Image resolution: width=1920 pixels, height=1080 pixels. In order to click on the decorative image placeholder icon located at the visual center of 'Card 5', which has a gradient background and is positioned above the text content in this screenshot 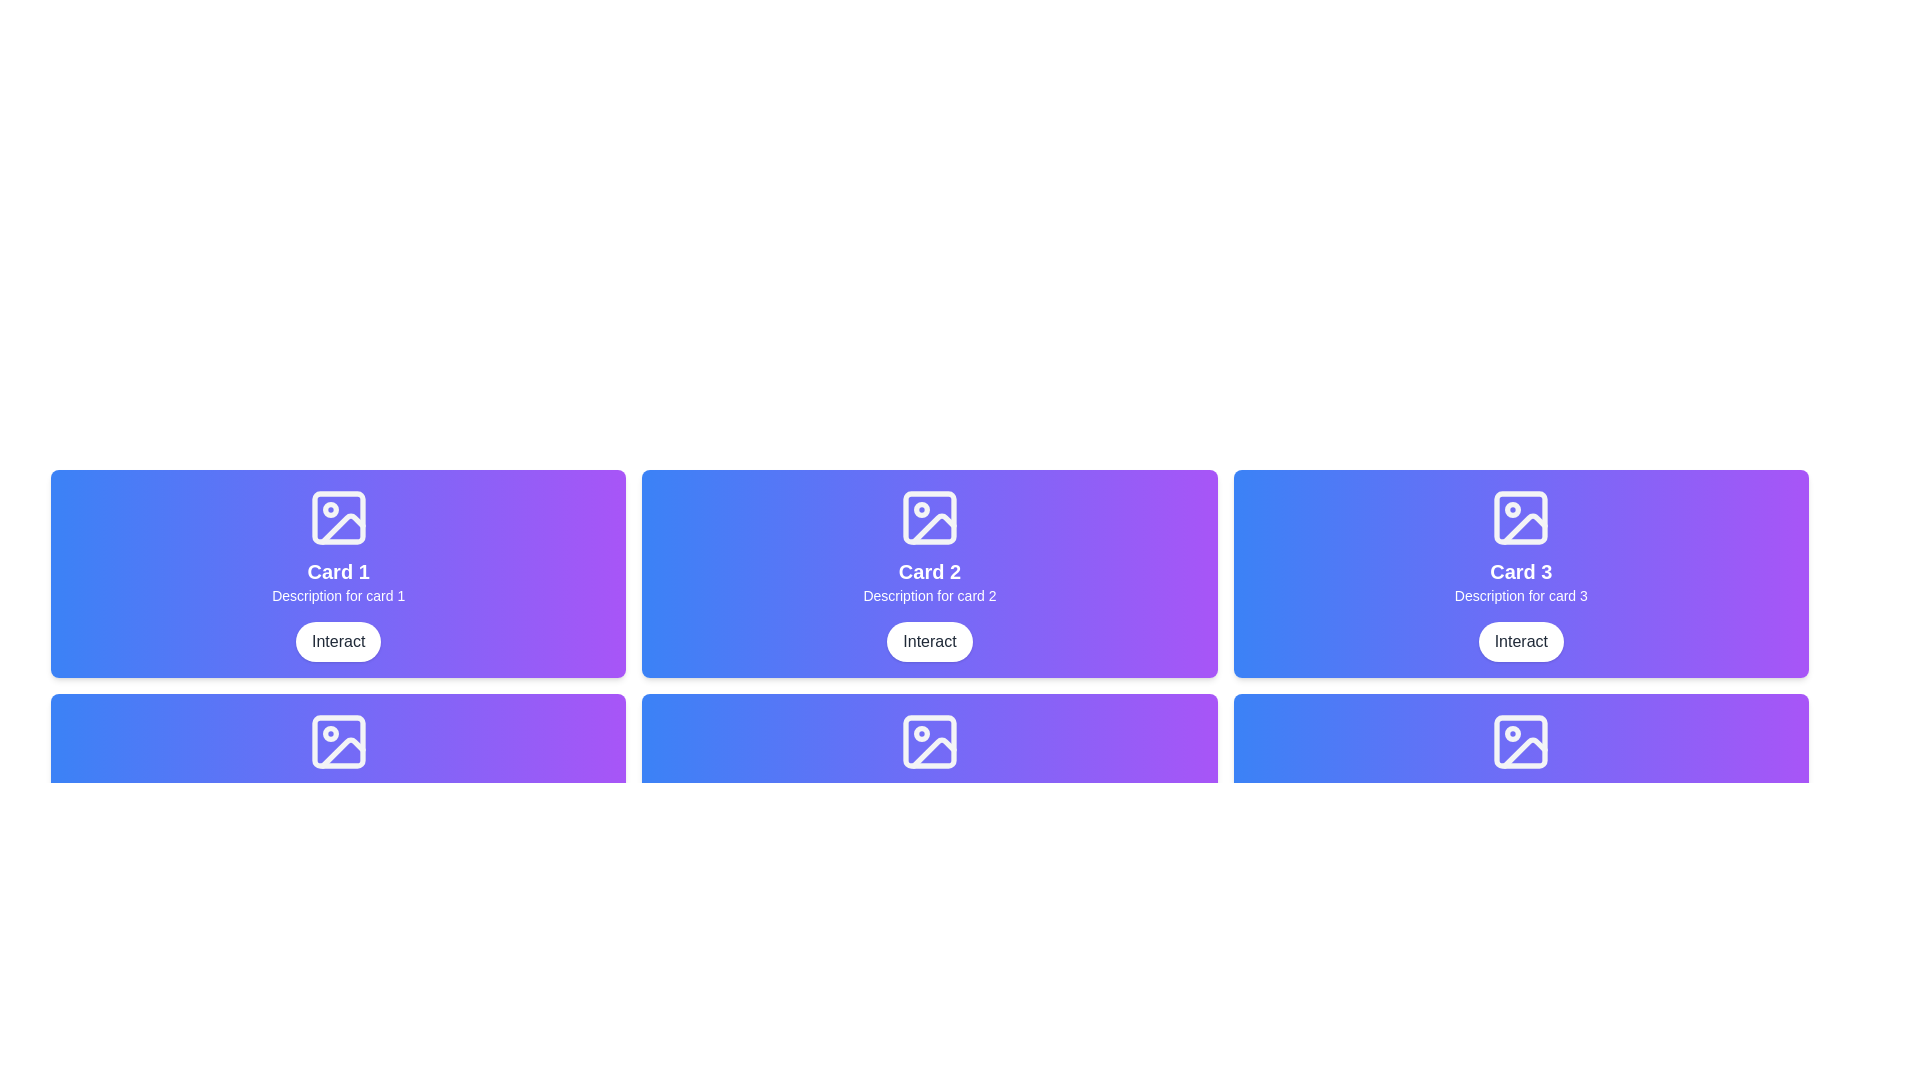, I will do `click(929, 741)`.